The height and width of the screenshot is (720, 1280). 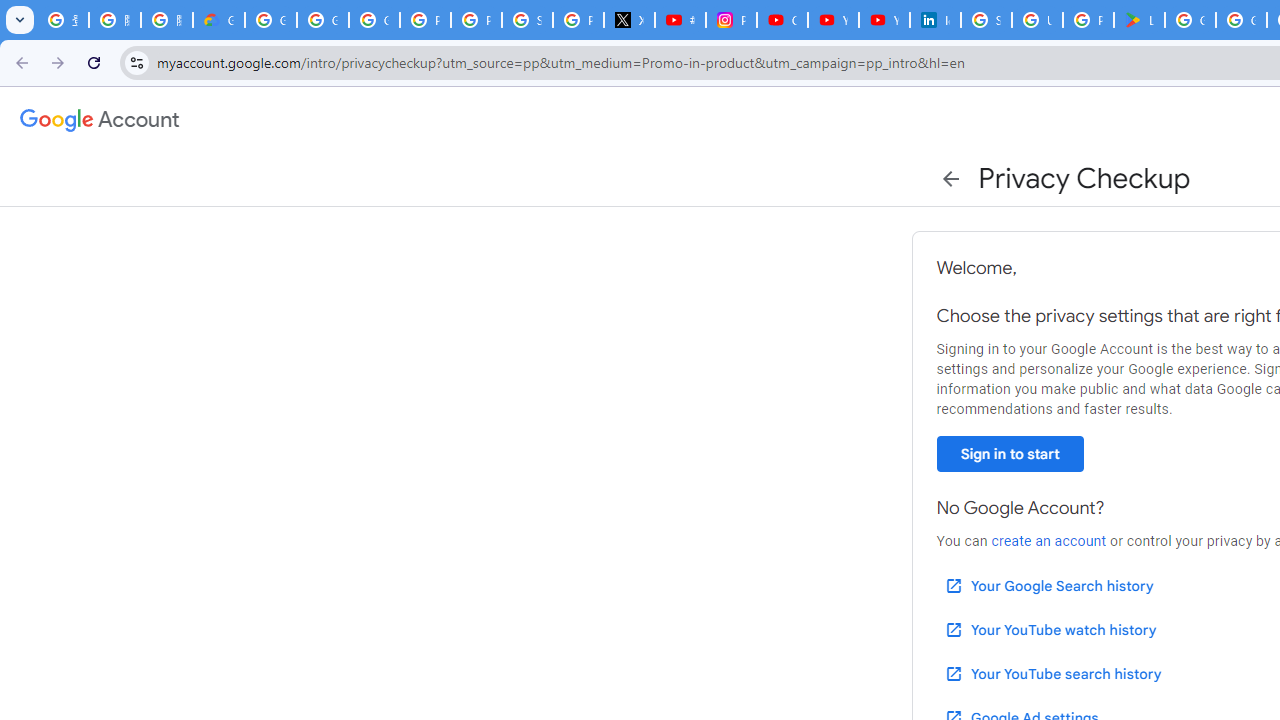 I want to click on 'X', so click(x=628, y=20).